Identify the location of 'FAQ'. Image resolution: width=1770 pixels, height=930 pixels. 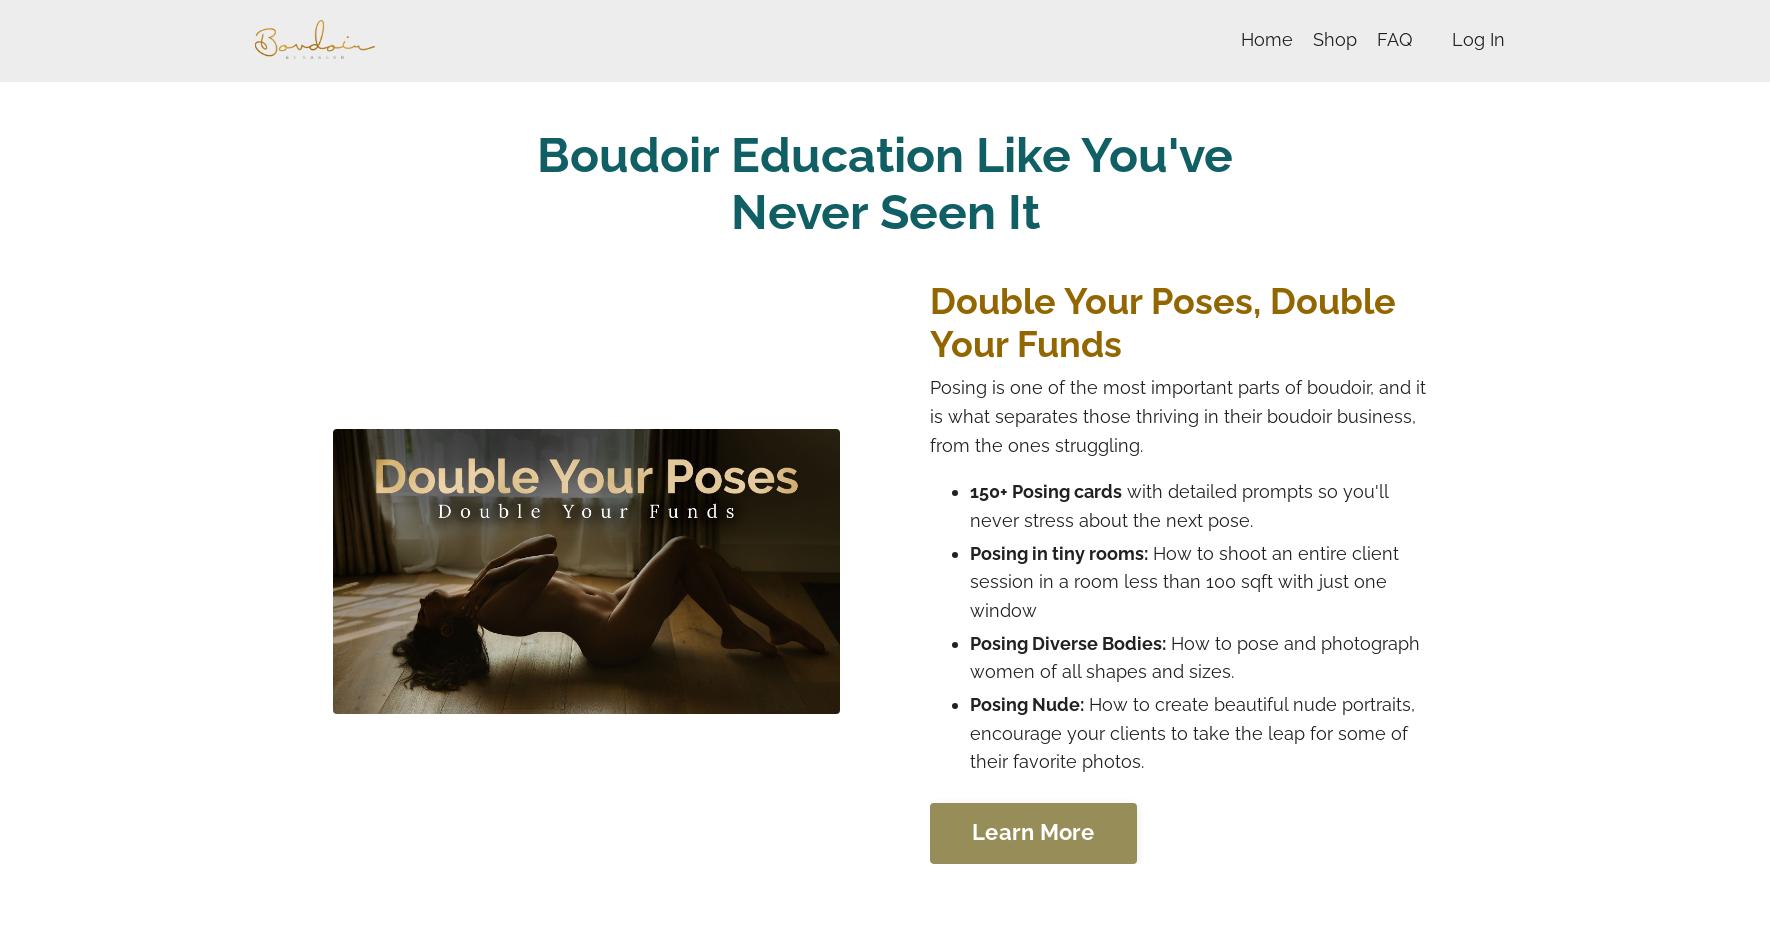
(1394, 38).